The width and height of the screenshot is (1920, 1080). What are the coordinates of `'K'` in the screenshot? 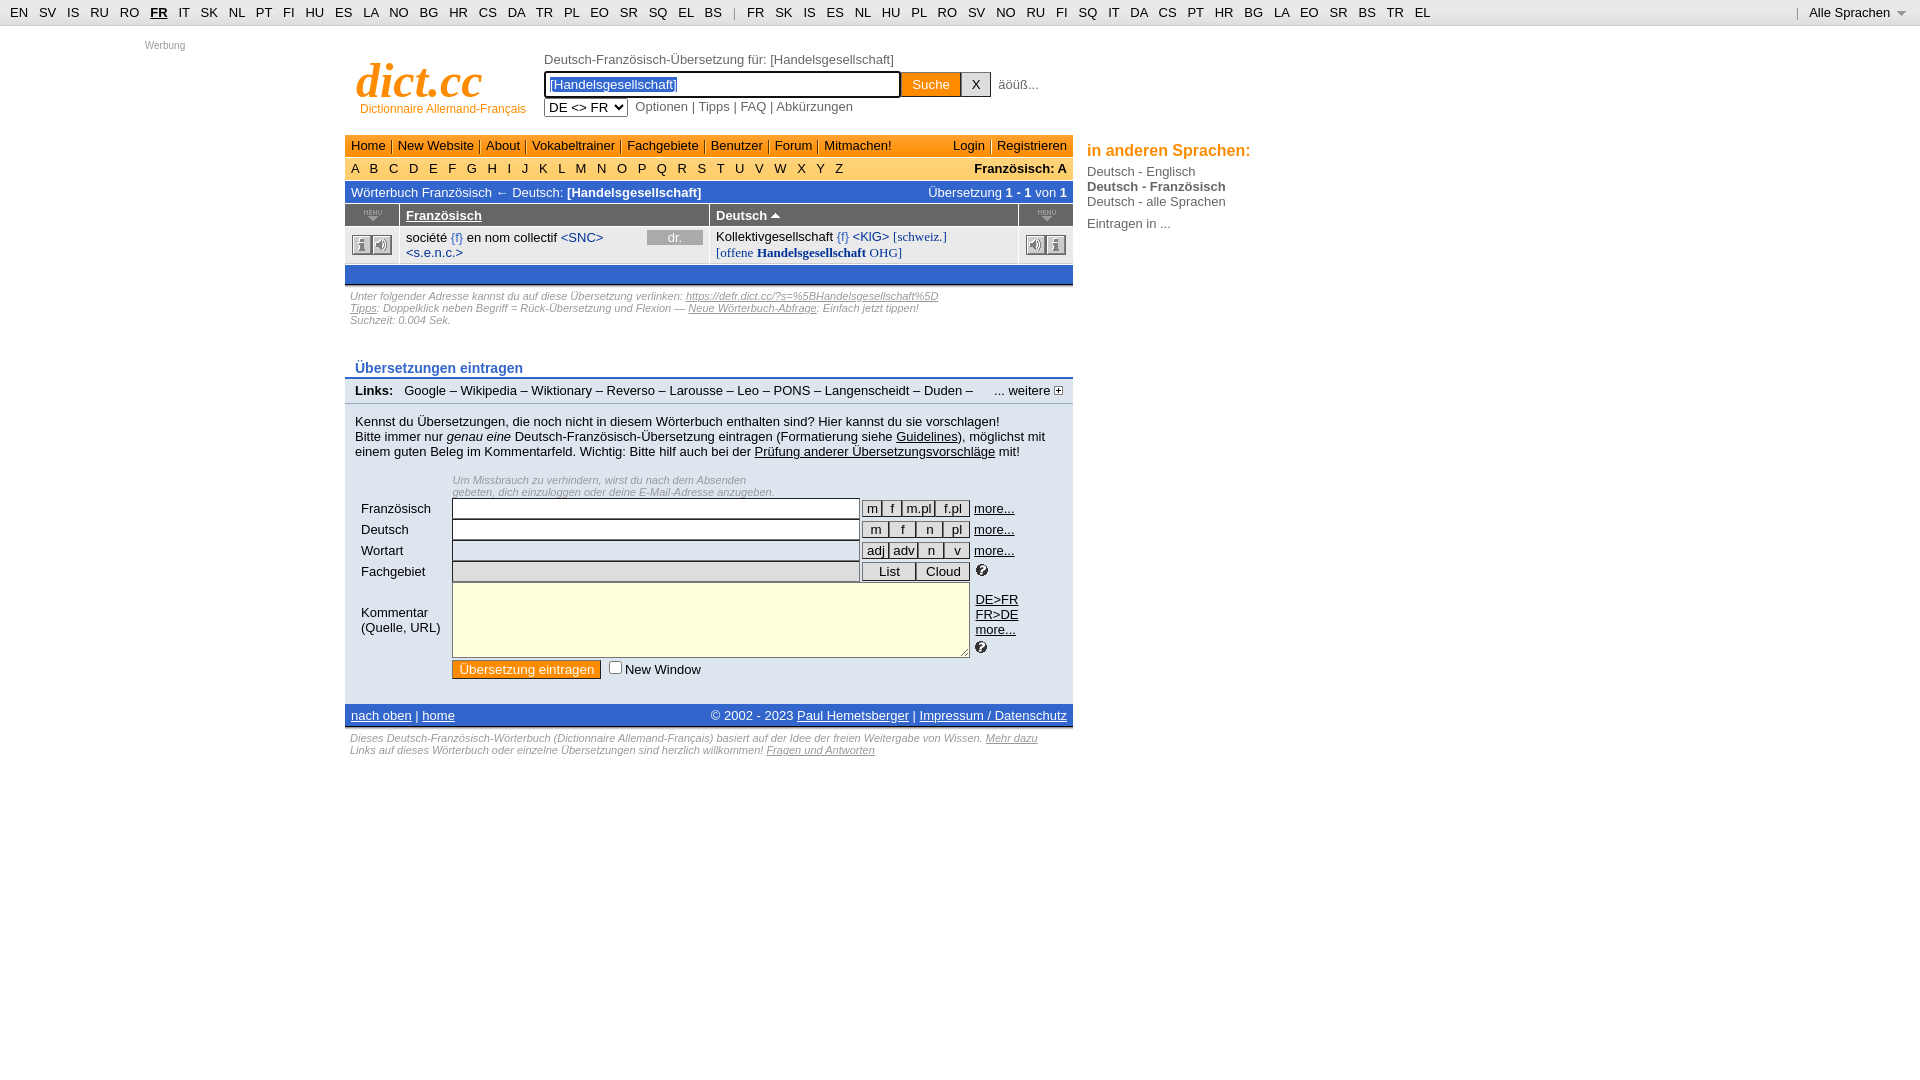 It's located at (542, 167).